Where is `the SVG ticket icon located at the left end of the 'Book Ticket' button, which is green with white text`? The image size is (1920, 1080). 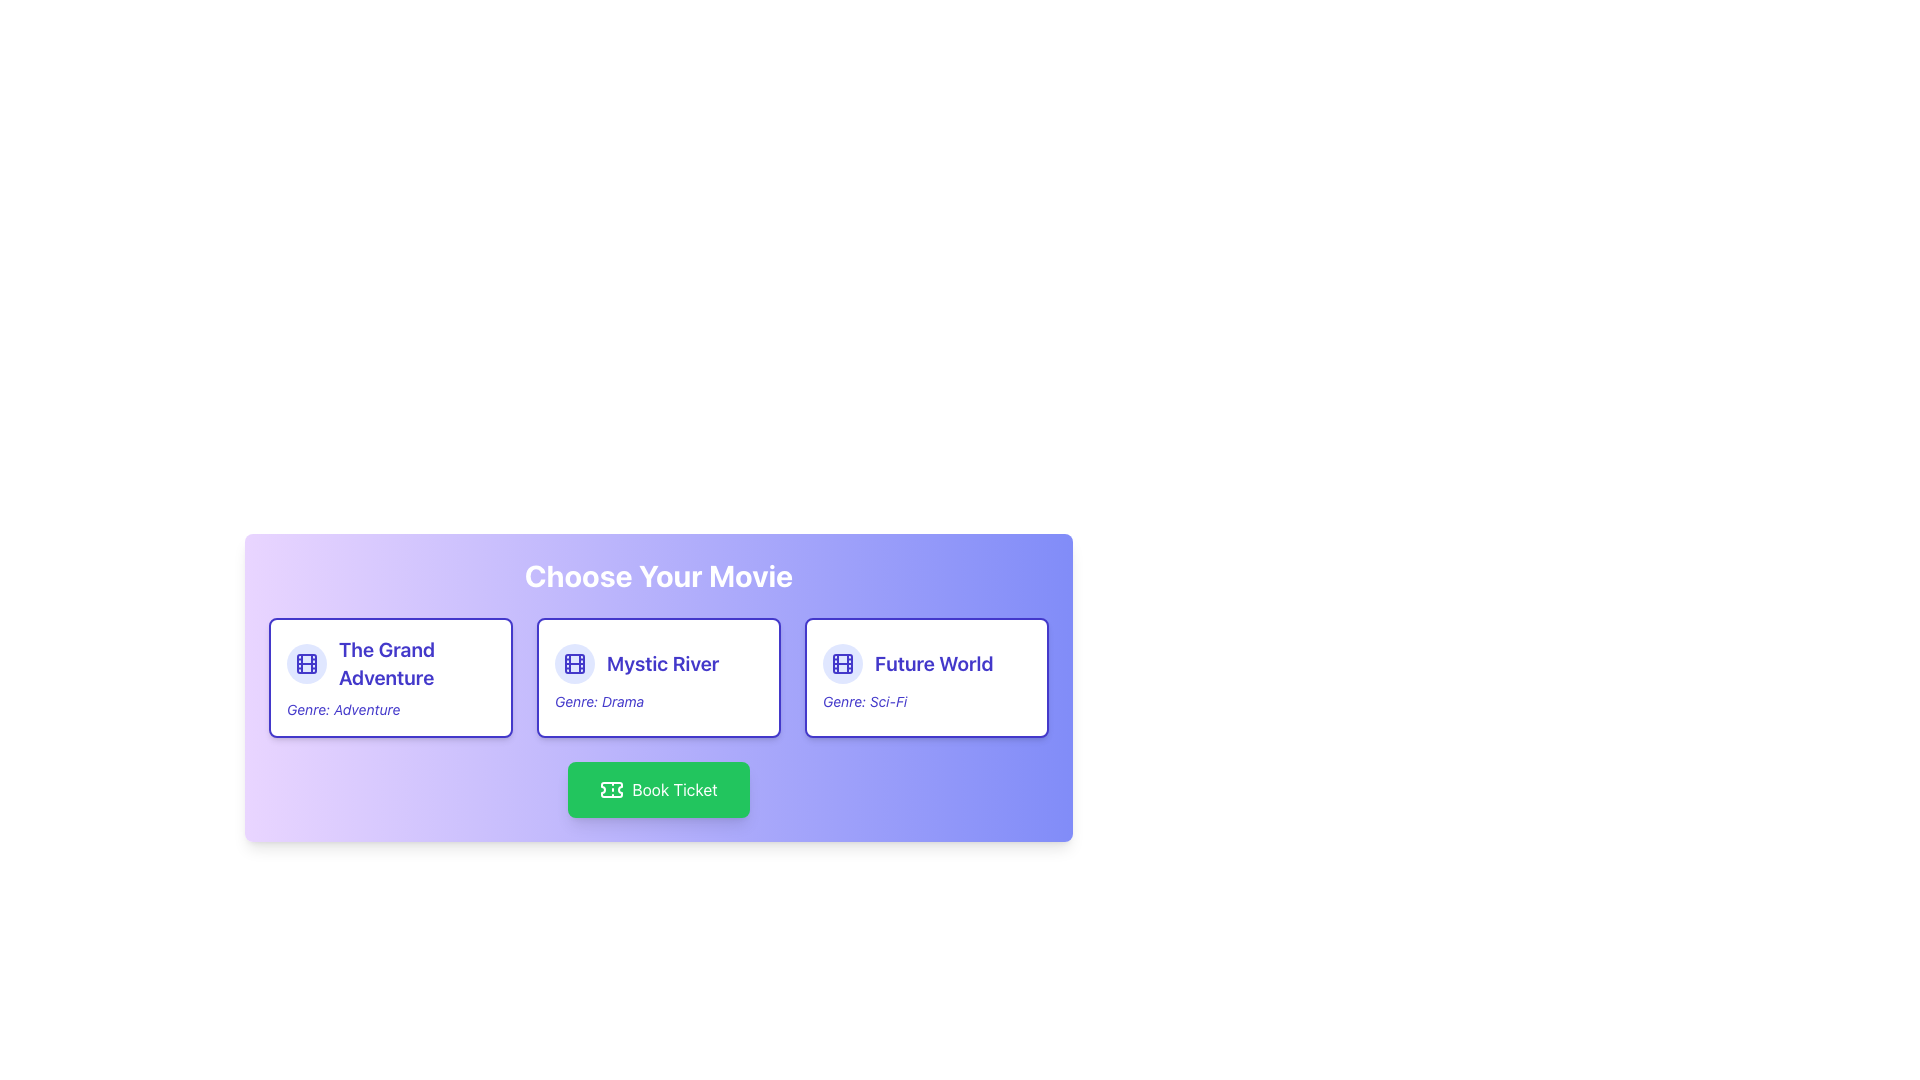
the SVG ticket icon located at the left end of the 'Book Ticket' button, which is green with white text is located at coordinates (611, 789).